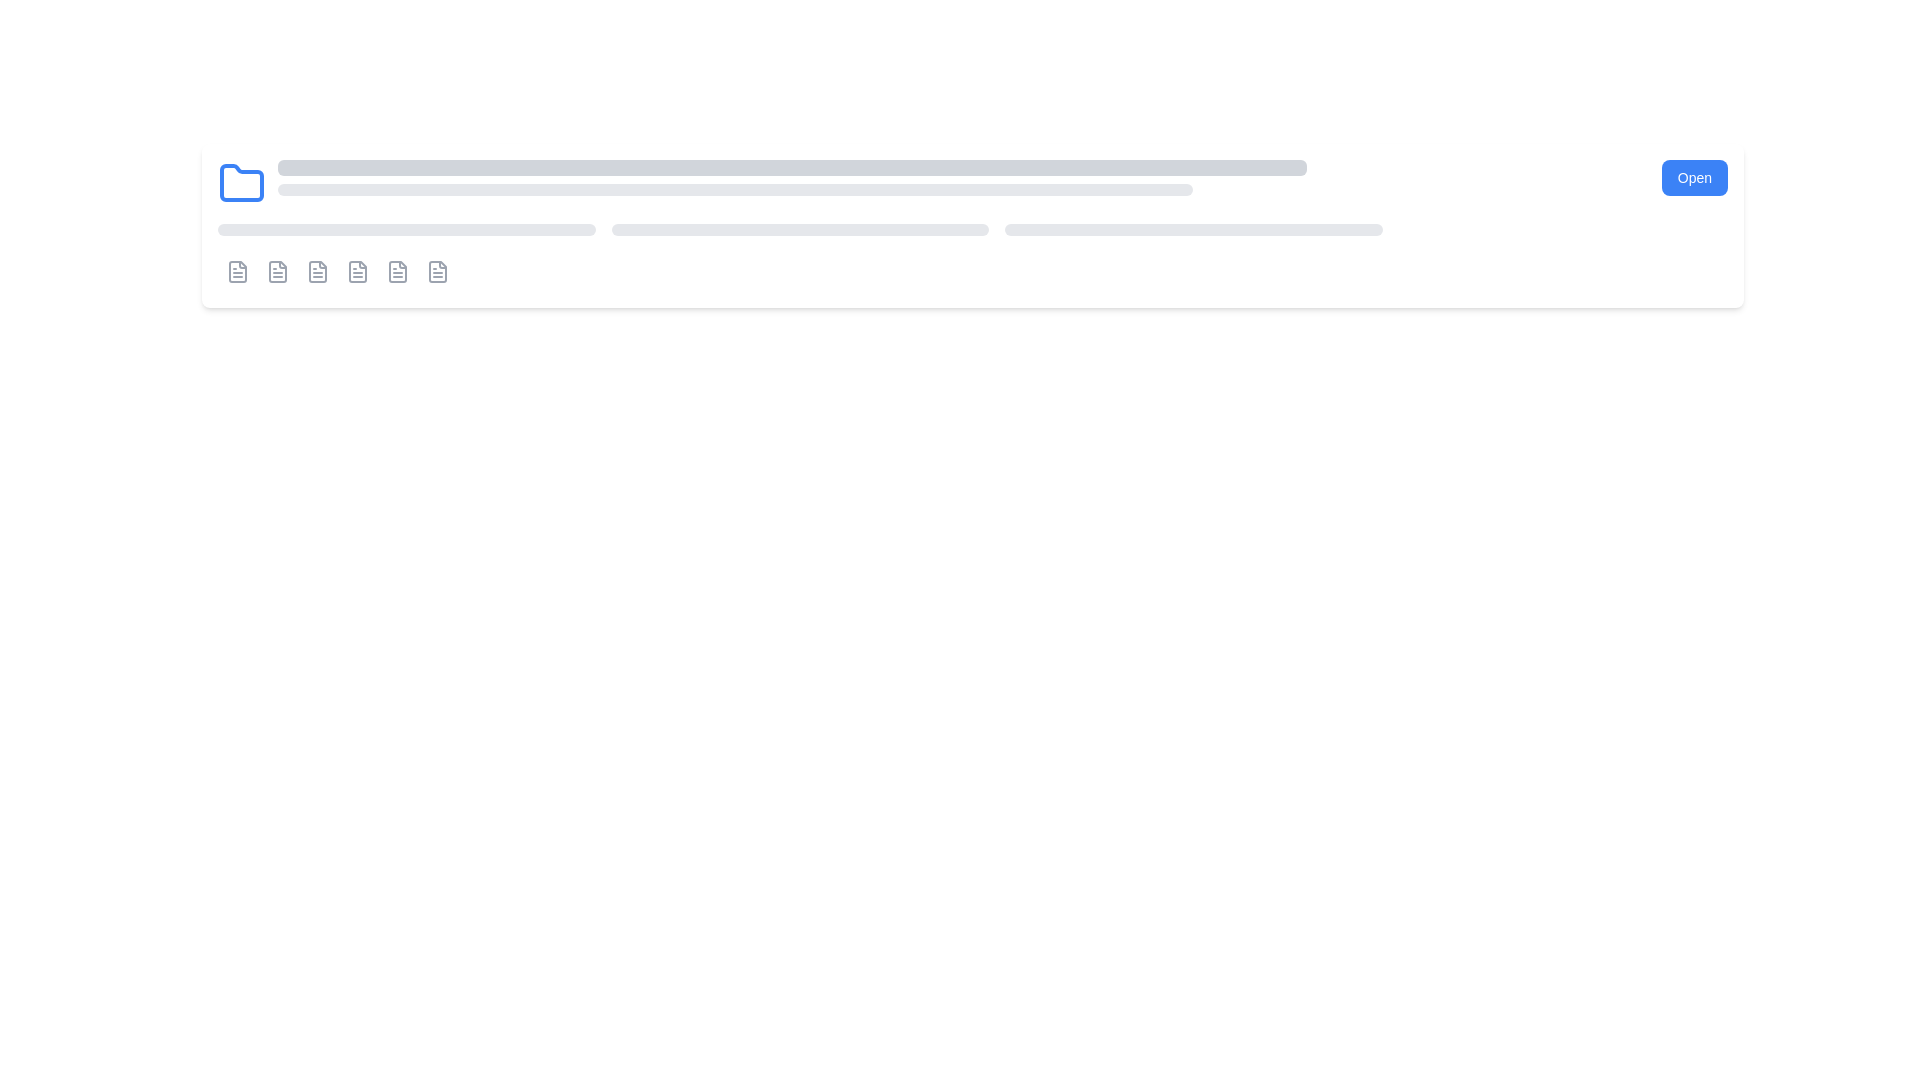 This screenshot has height=1080, width=1920. What do you see at coordinates (316, 272) in the screenshot?
I see `the third document icon in a row of similar document icons, located below a prominent horizontal line near the center of the interface` at bounding box center [316, 272].